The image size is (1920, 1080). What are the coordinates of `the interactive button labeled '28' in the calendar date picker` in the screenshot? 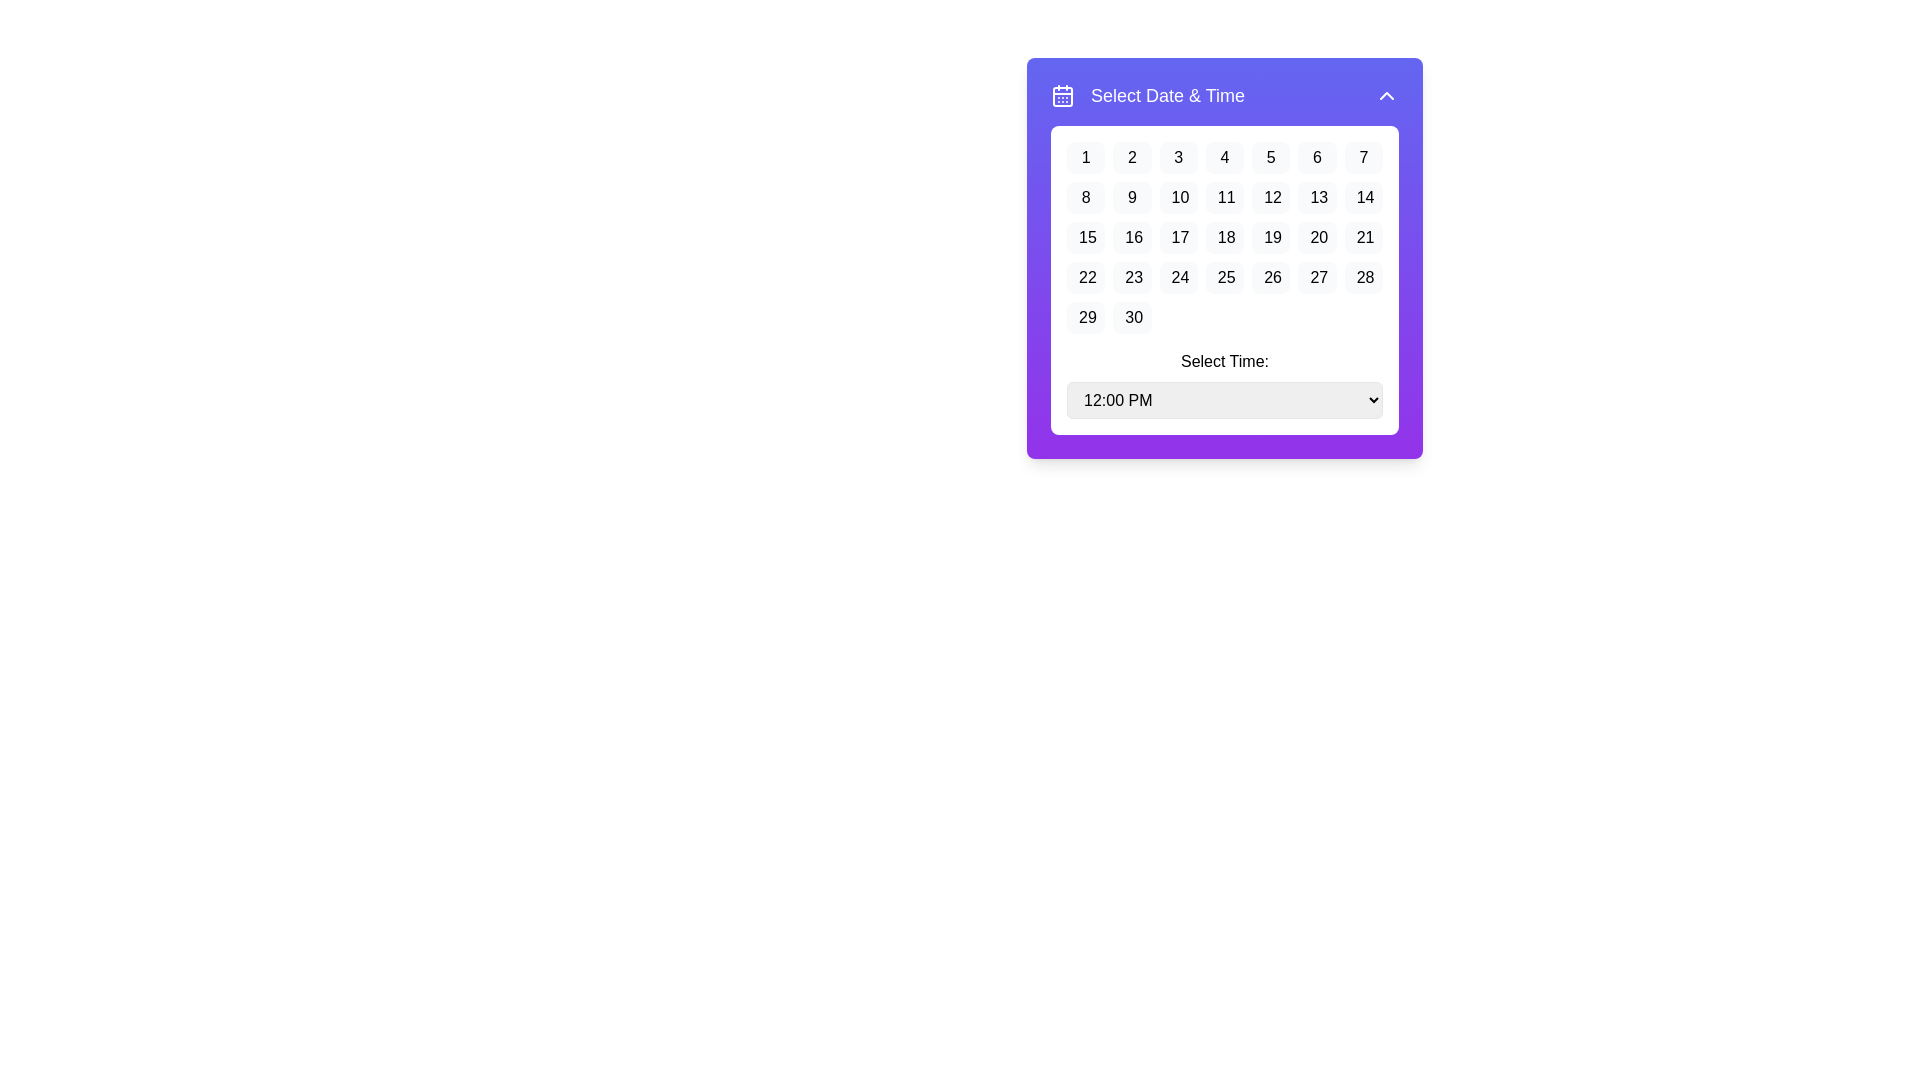 It's located at (1362, 277).